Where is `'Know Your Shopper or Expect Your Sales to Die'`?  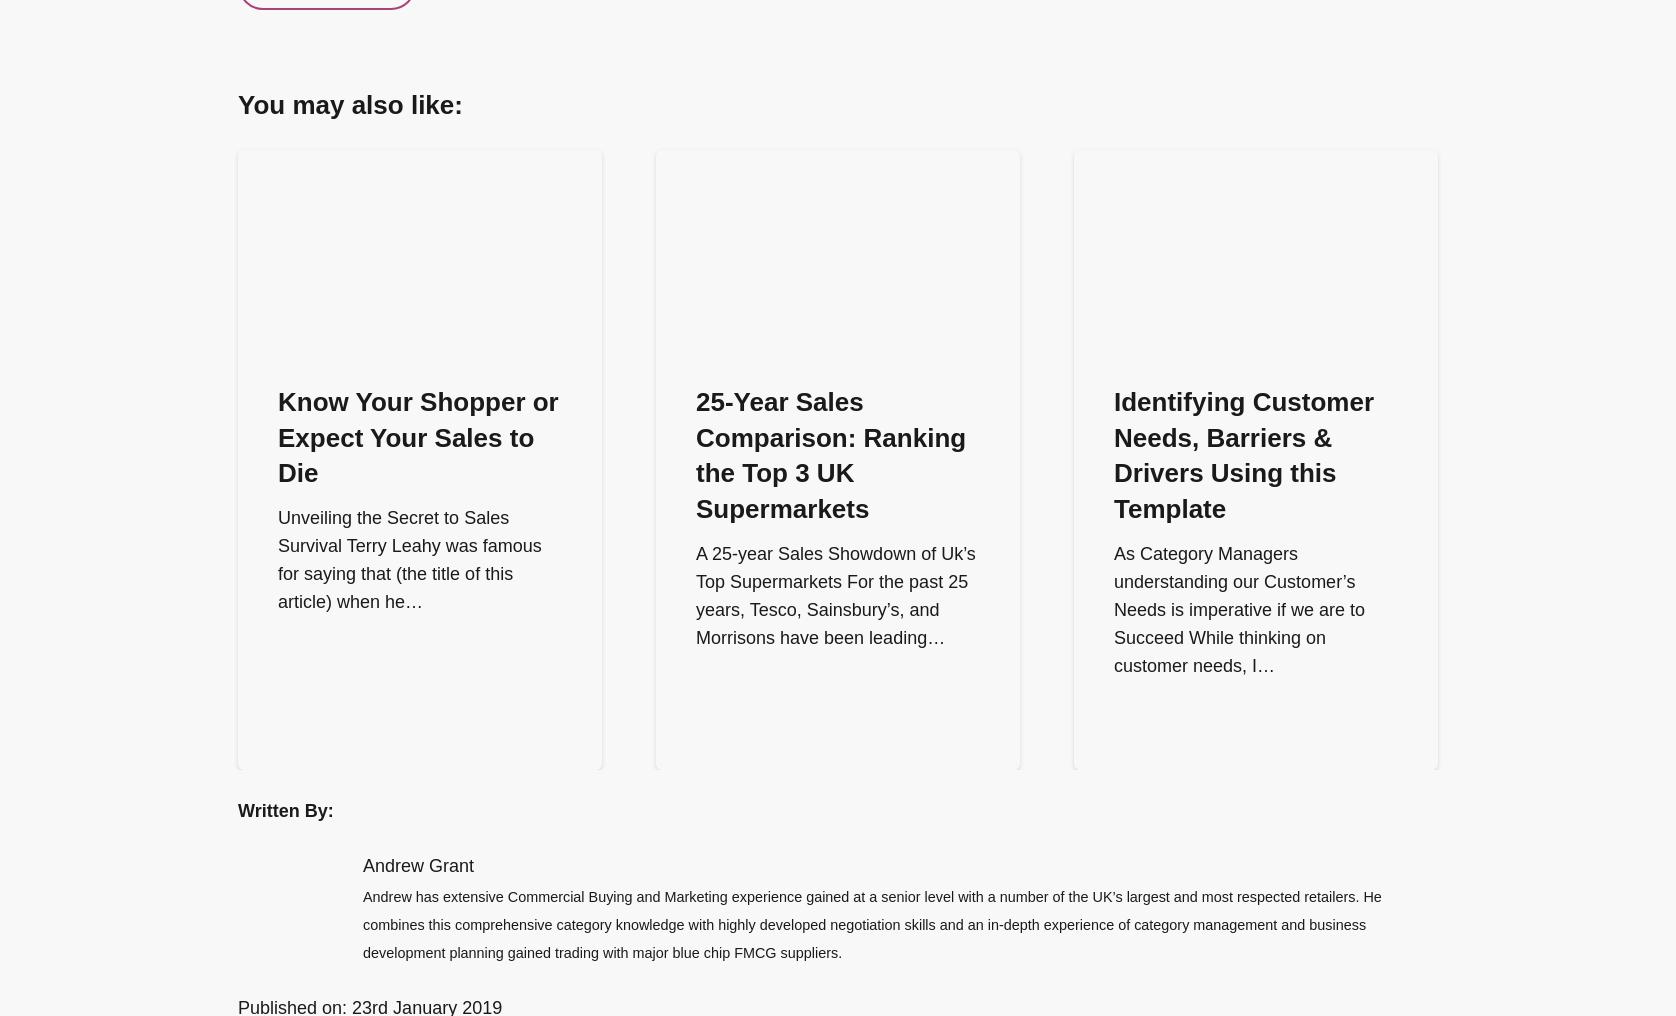
'Know Your Shopper or Expect Your Sales to Die' is located at coordinates (416, 436).